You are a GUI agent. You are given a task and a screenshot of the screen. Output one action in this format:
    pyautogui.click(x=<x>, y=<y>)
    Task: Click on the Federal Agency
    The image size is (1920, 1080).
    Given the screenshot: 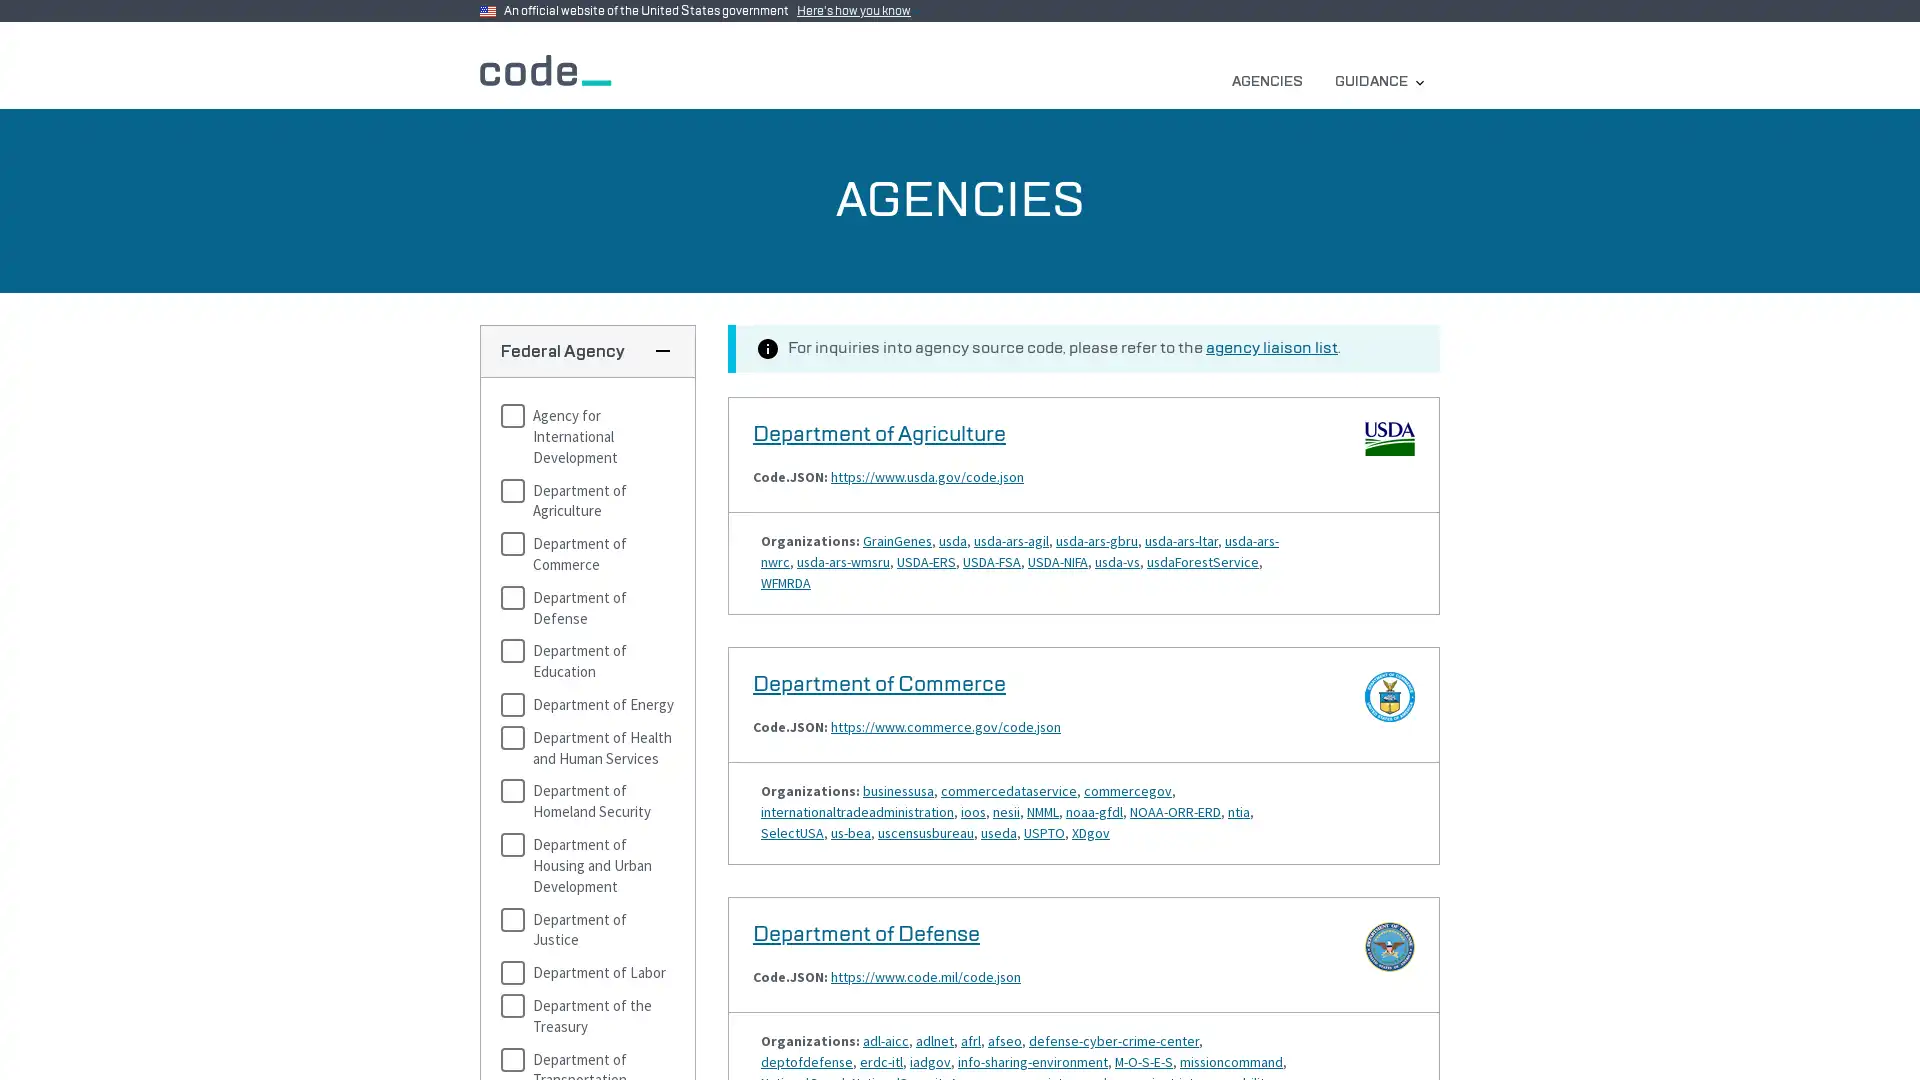 What is the action you would take?
    pyautogui.click(x=587, y=350)
    